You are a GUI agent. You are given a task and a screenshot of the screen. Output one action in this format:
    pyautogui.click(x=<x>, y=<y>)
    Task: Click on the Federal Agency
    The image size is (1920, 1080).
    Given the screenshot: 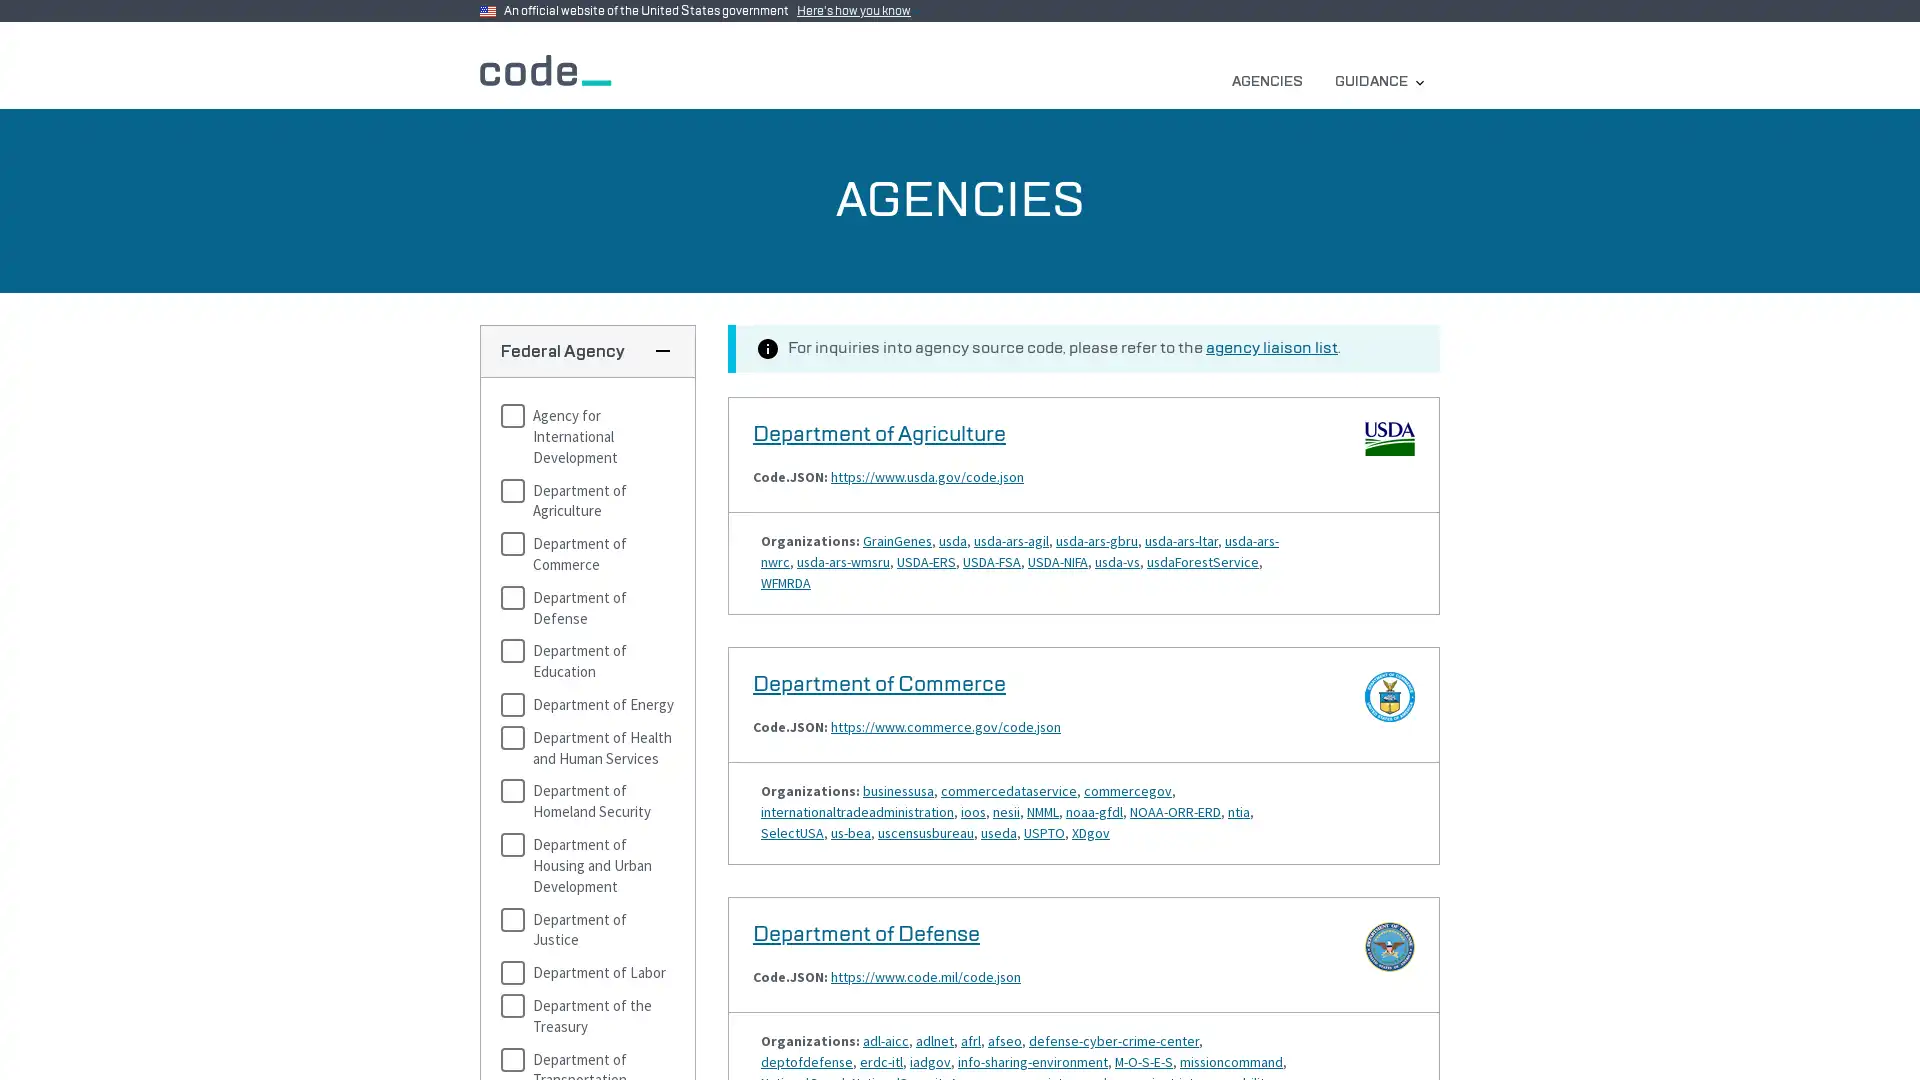 What is the action you would take?
    pyautogui.click(x=587, y=350)
    